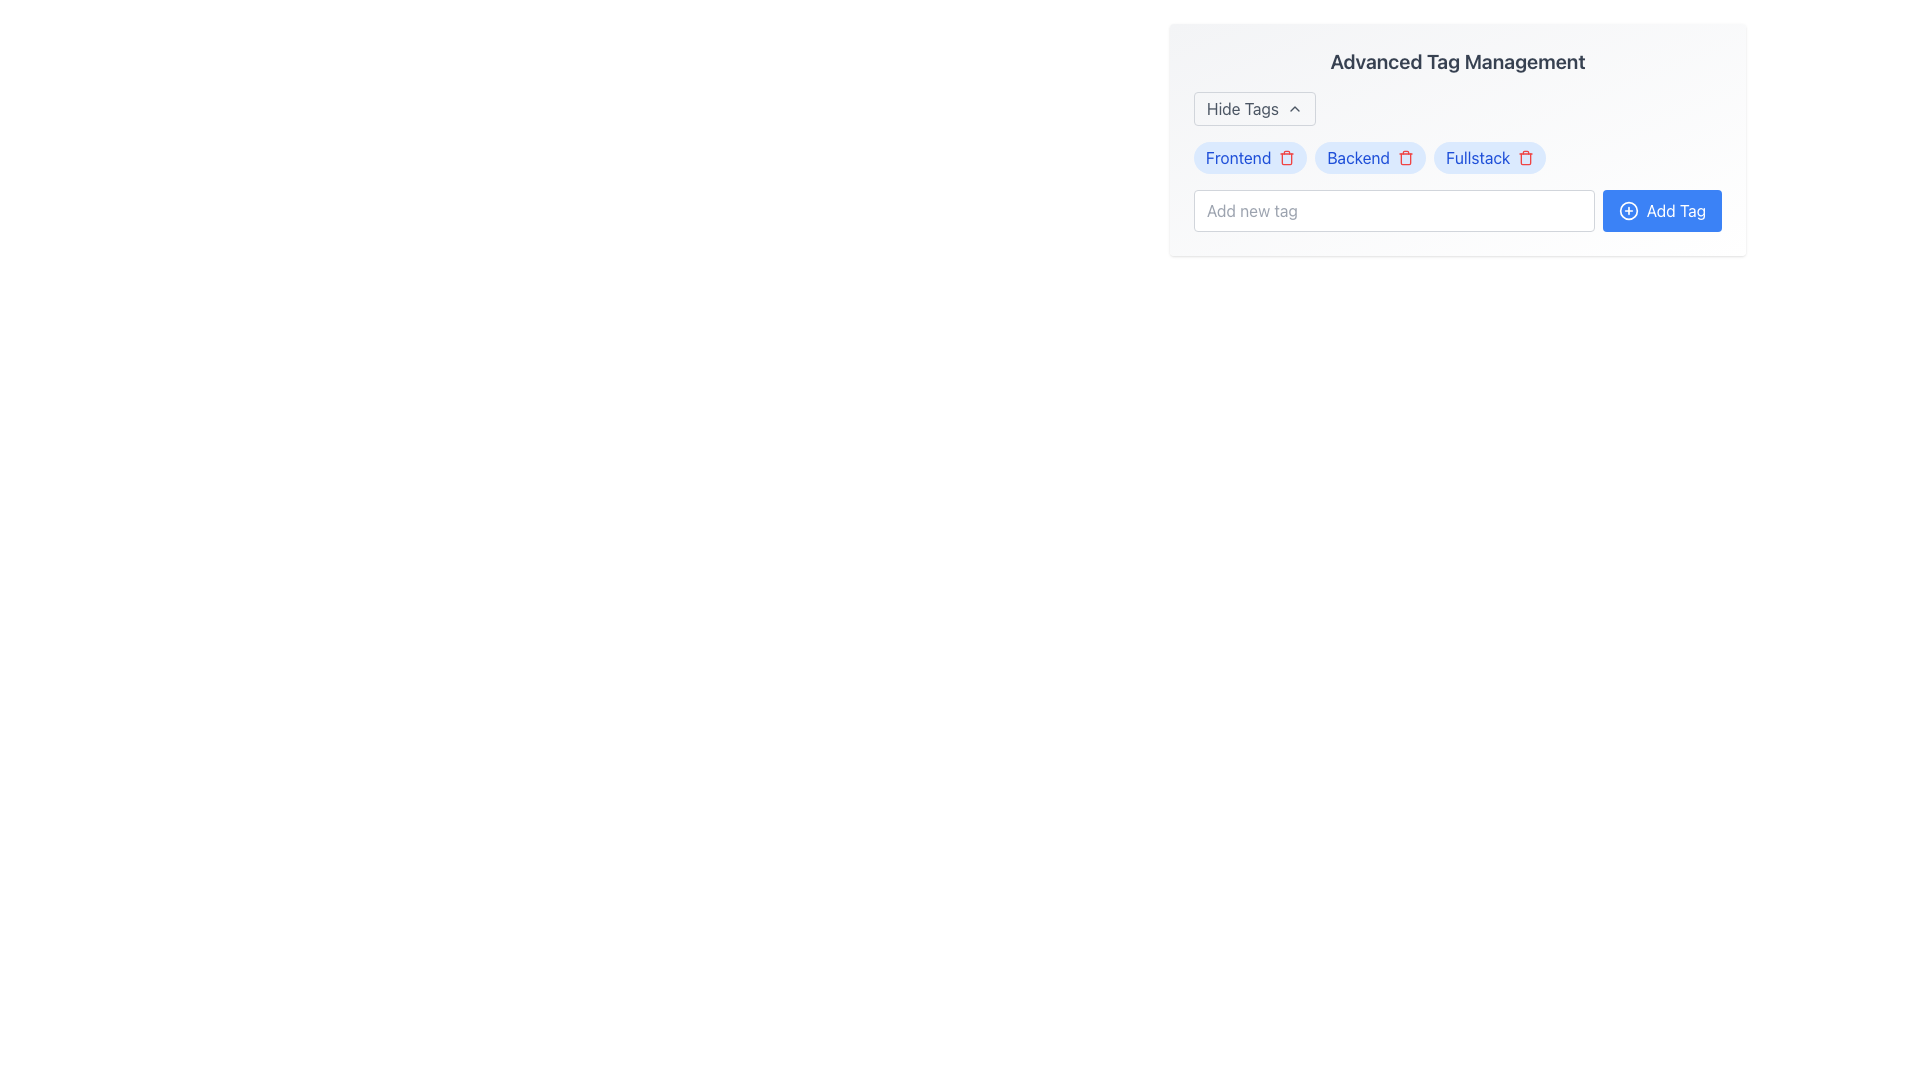 Image resolution: width=1920 pixels, height=1080 pixels. What do you see at coordinates (1358, 157) in the screenshot?
I see `the 'Backend' text label, which is styled with a blue font color and is located in the 'Advanced Tag Management' section as the second tag among 'Frontend', 'Backend', and 'Fullstack'` at bounding box center [1358, 157].